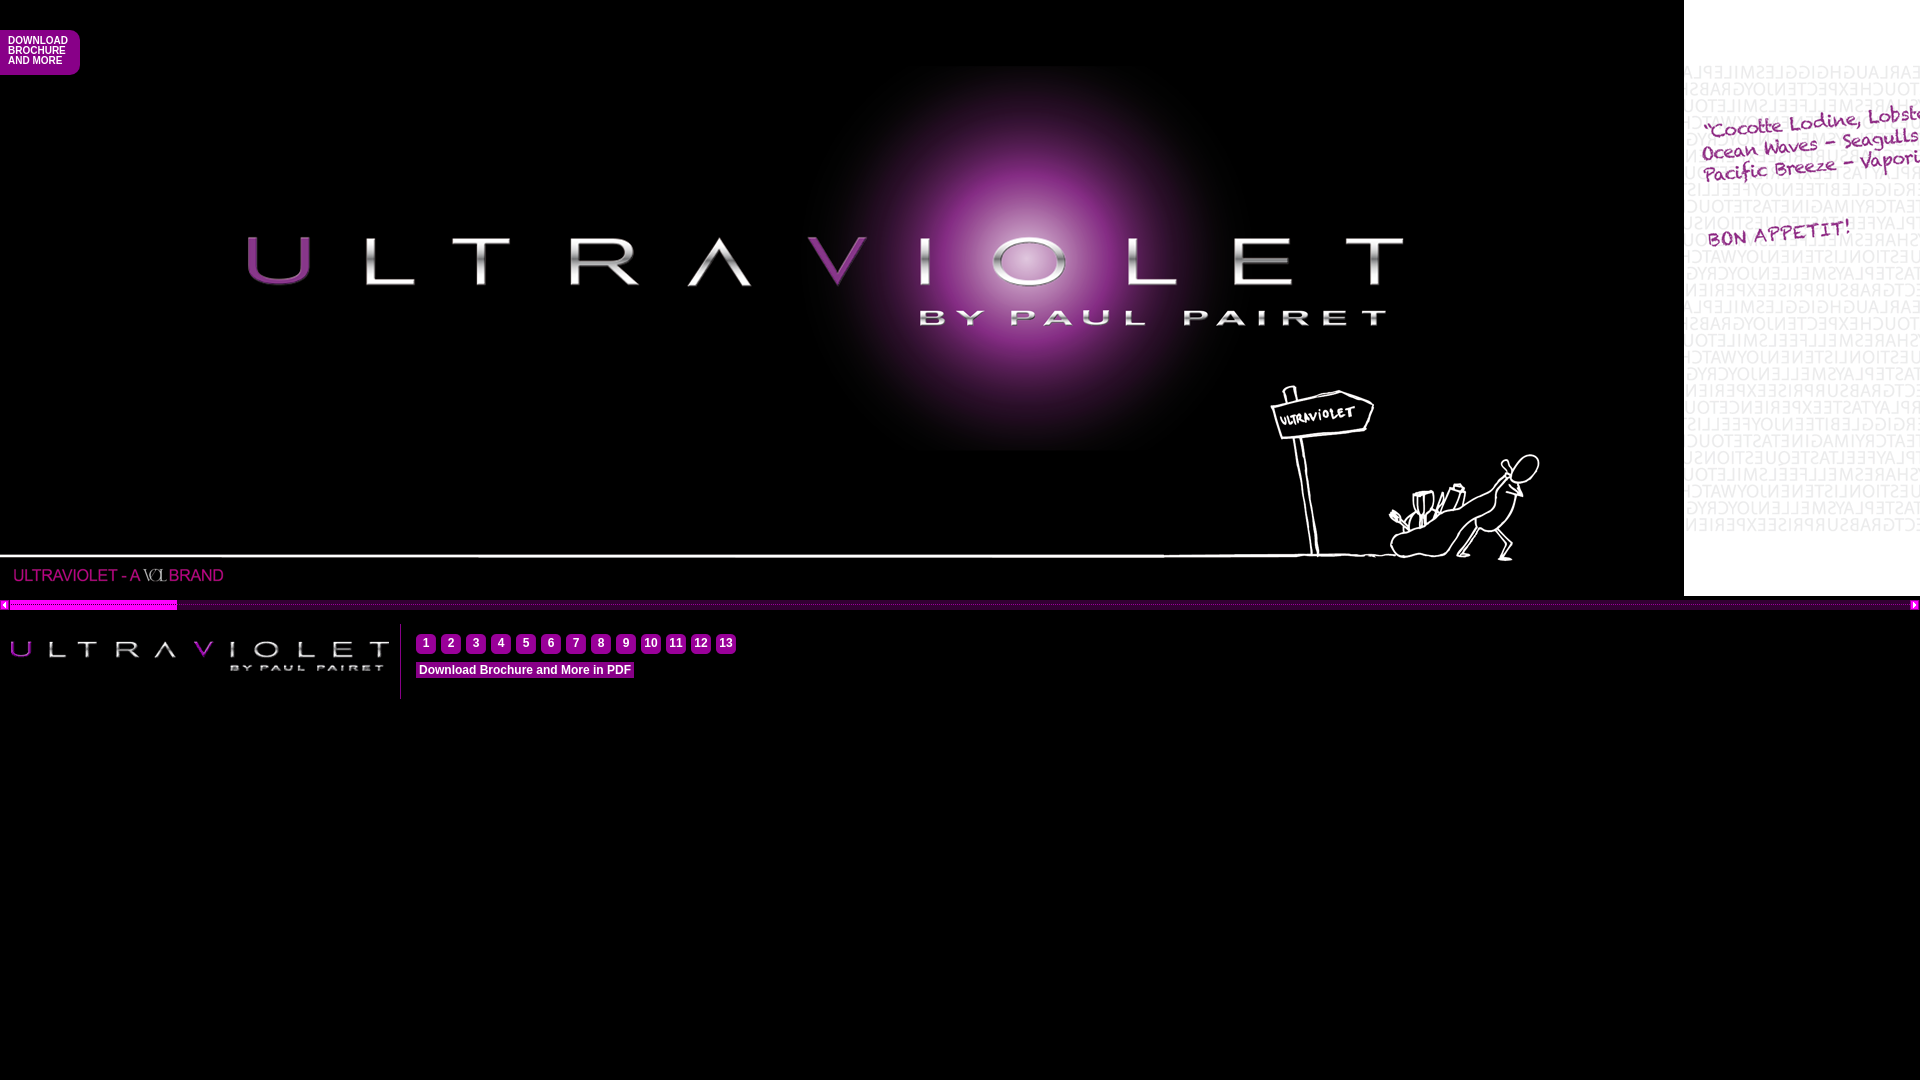 The image size is (1920, 1080). I want to click on '11', so click(666, 644).